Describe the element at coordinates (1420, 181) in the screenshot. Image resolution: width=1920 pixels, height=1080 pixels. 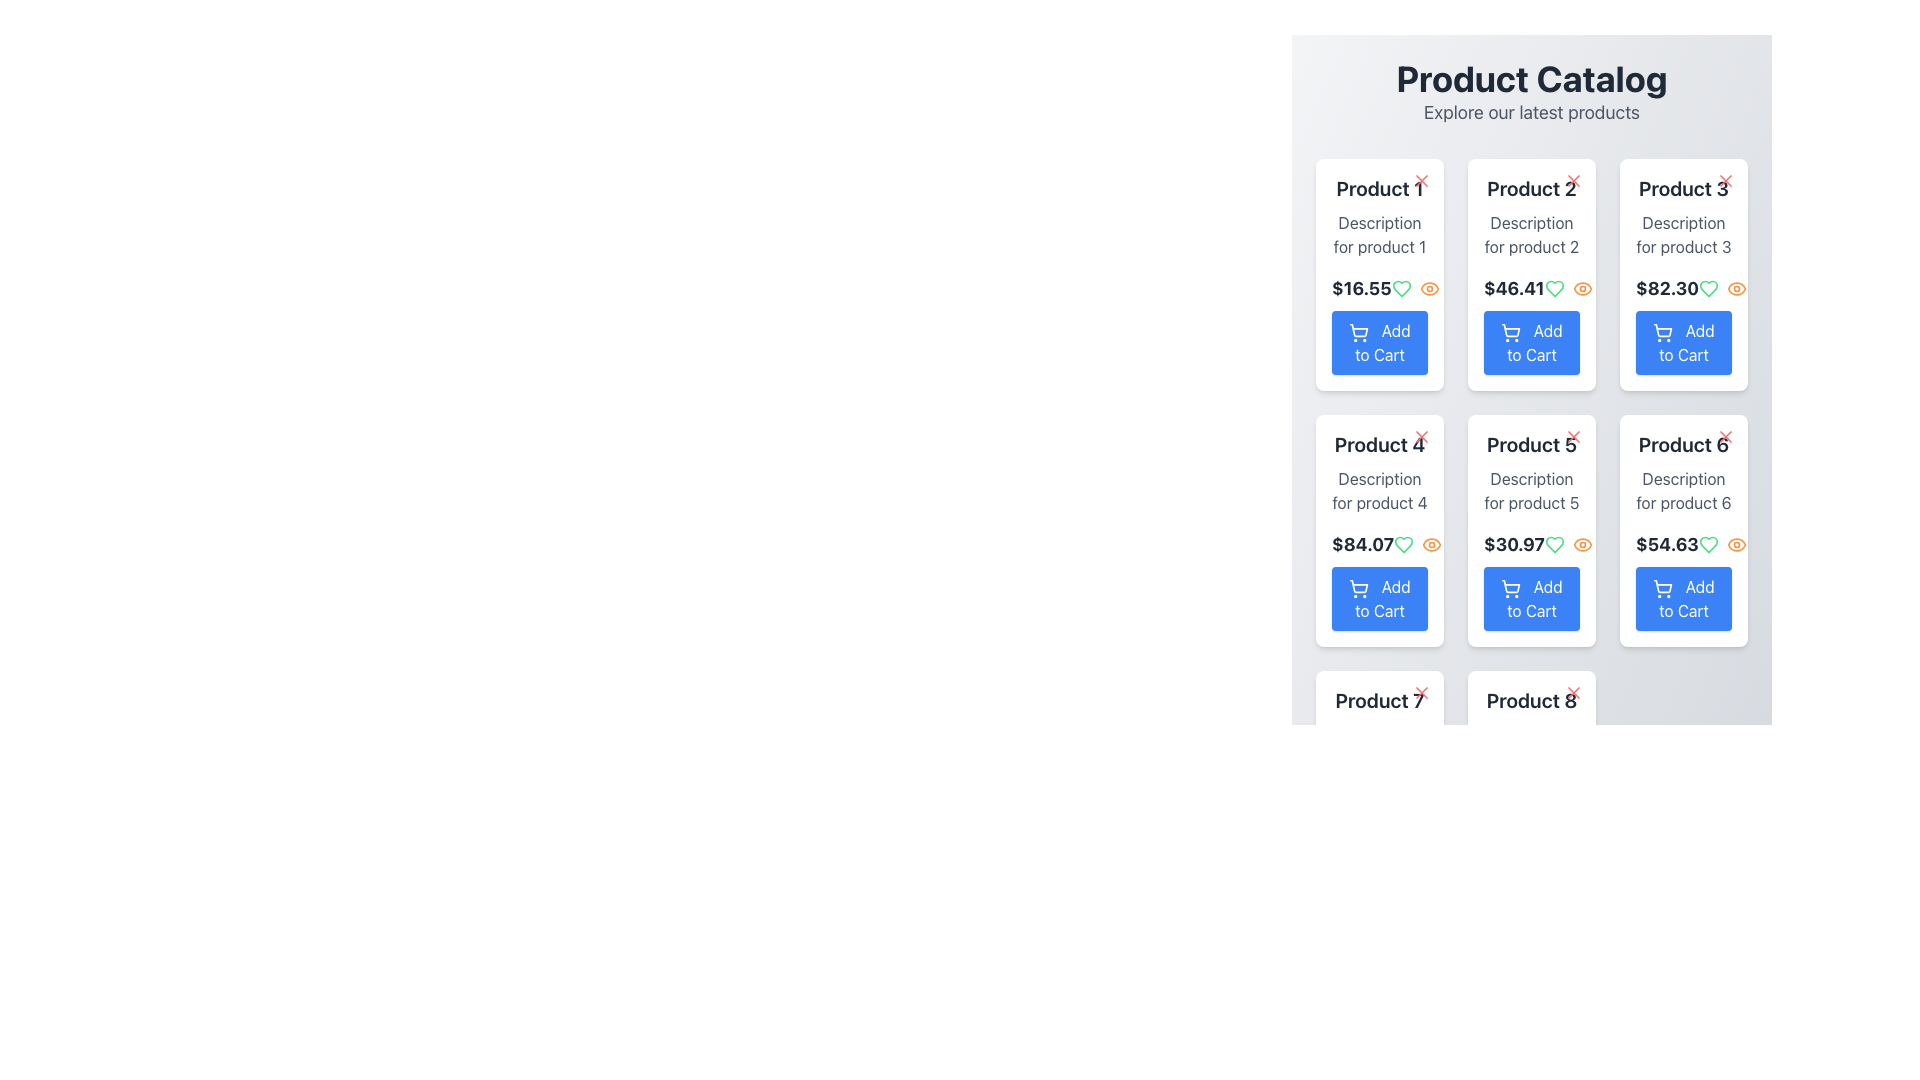
I see `the 'X'-shaped dismiss icon located in the top-right corner of the 'Product 1' card` at that location.